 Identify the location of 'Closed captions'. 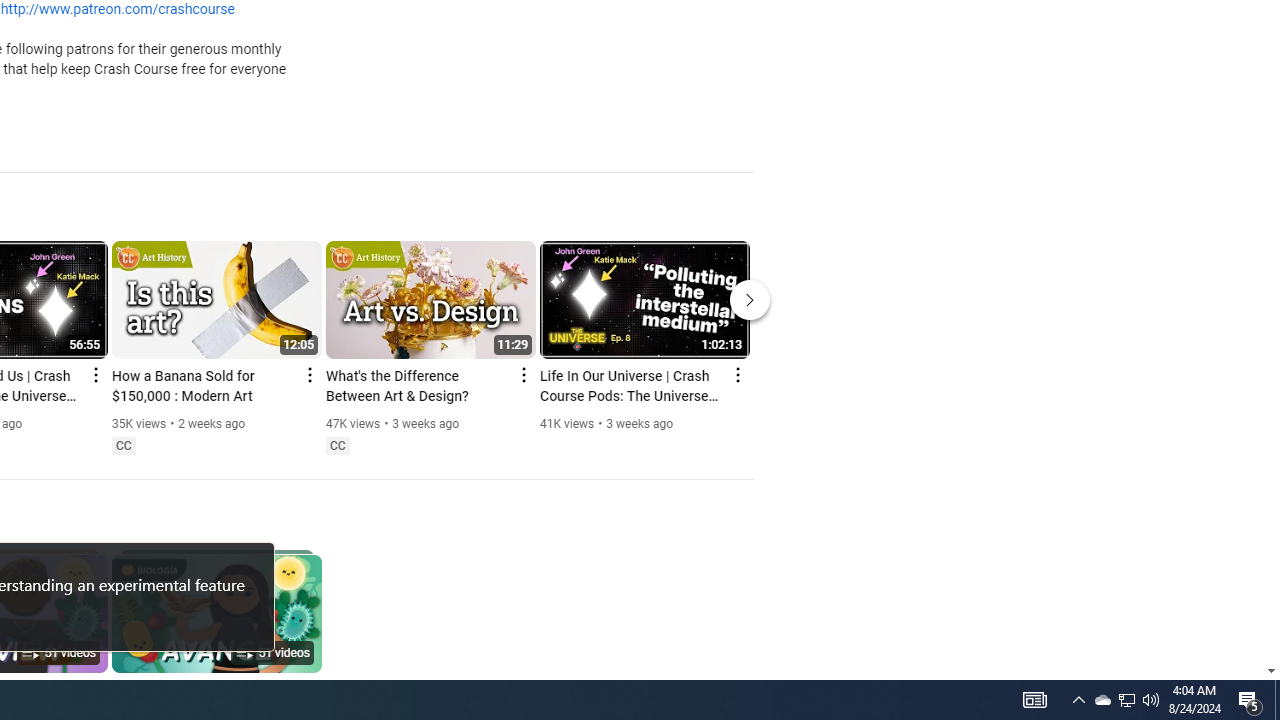
(337, 445).